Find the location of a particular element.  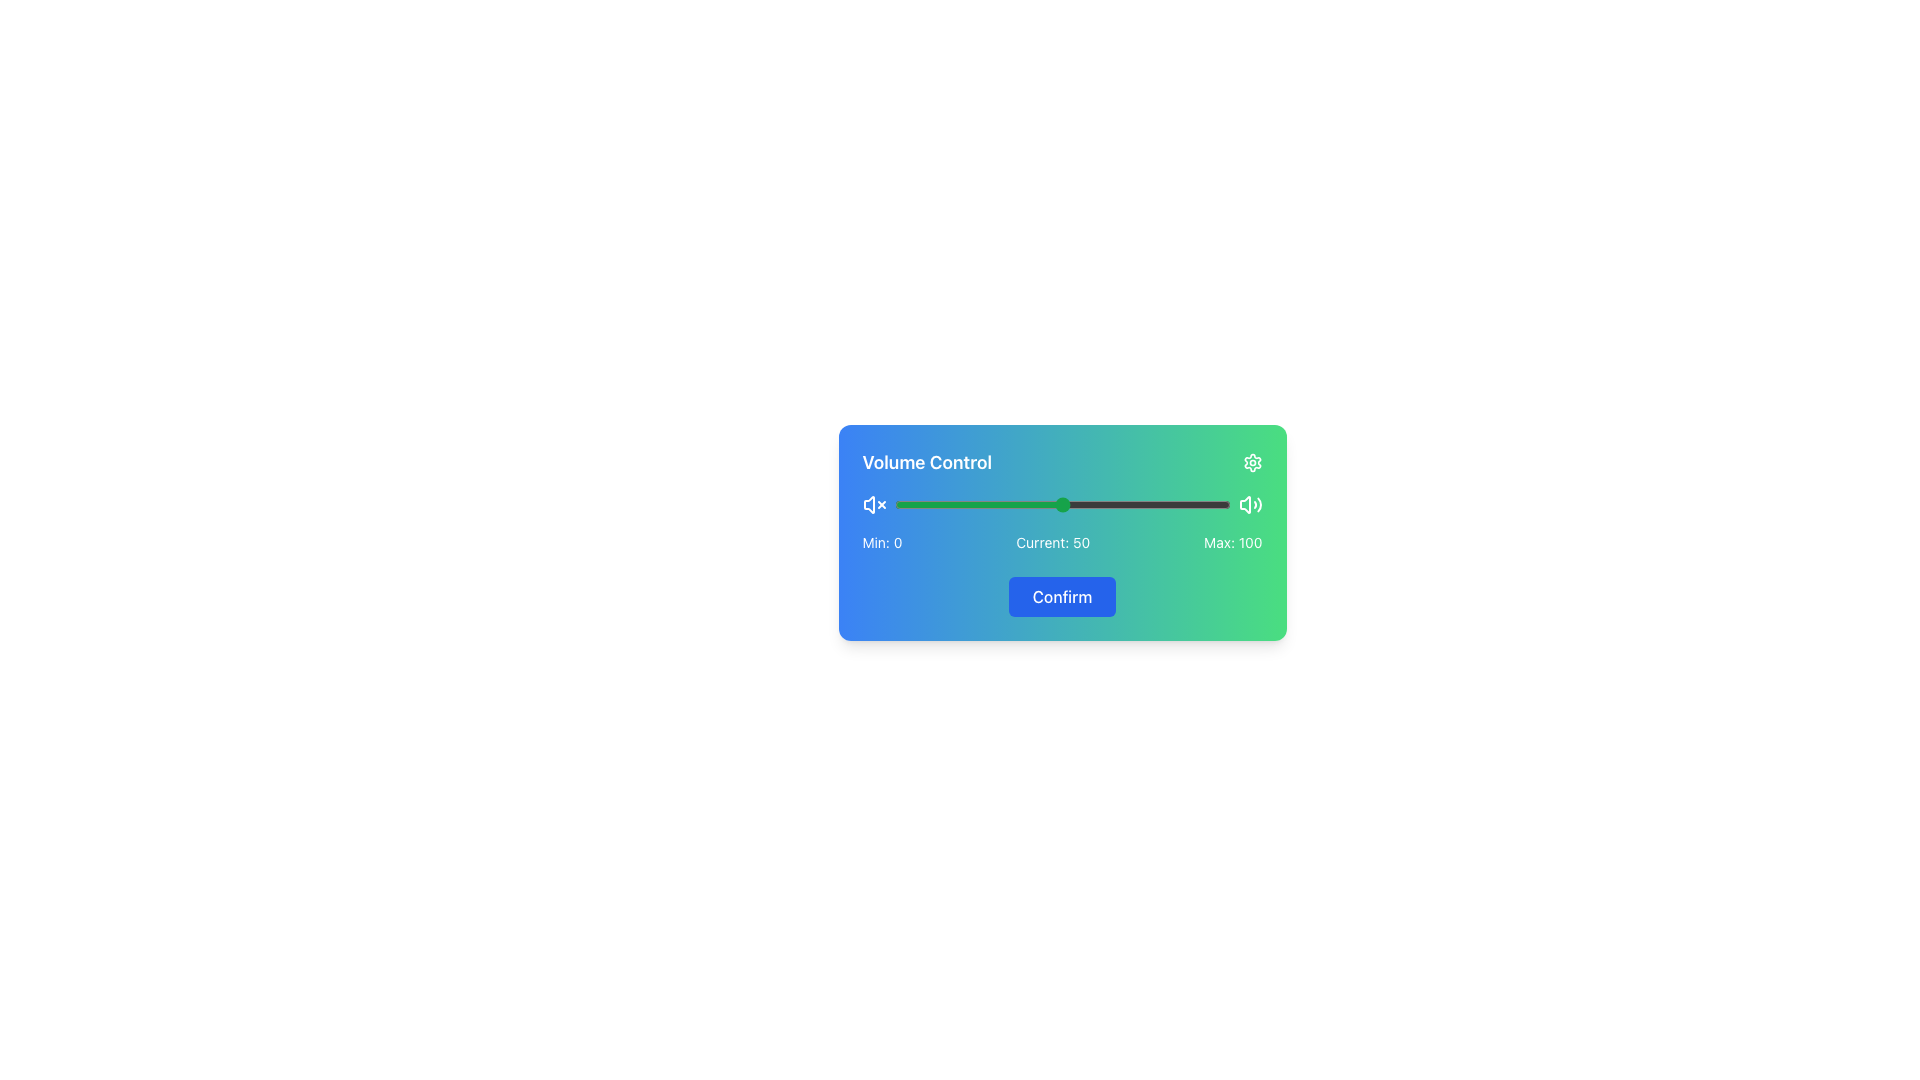

the volume is located at coordinates (1129, 504).